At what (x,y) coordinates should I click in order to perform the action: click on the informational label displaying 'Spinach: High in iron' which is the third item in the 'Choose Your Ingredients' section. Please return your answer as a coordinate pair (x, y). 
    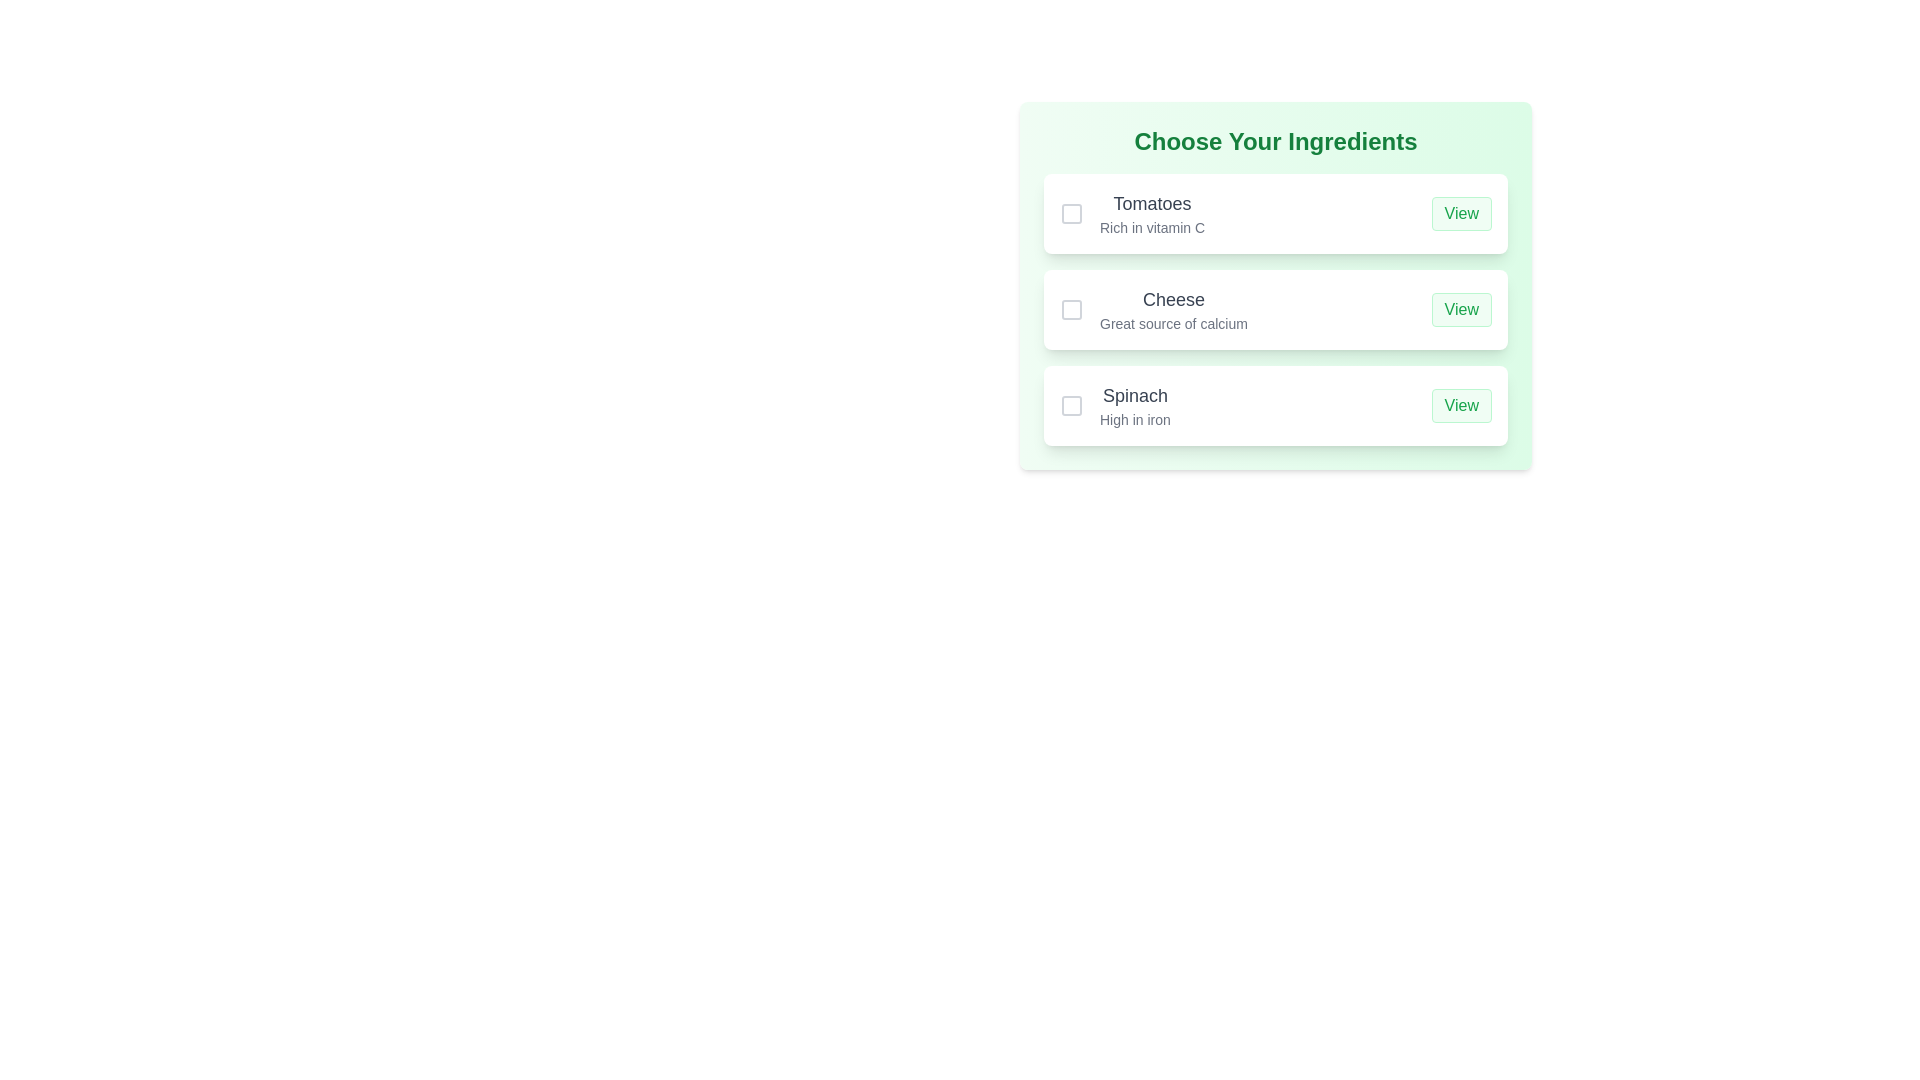
    Looking at the image, I should click on (1114, 405).